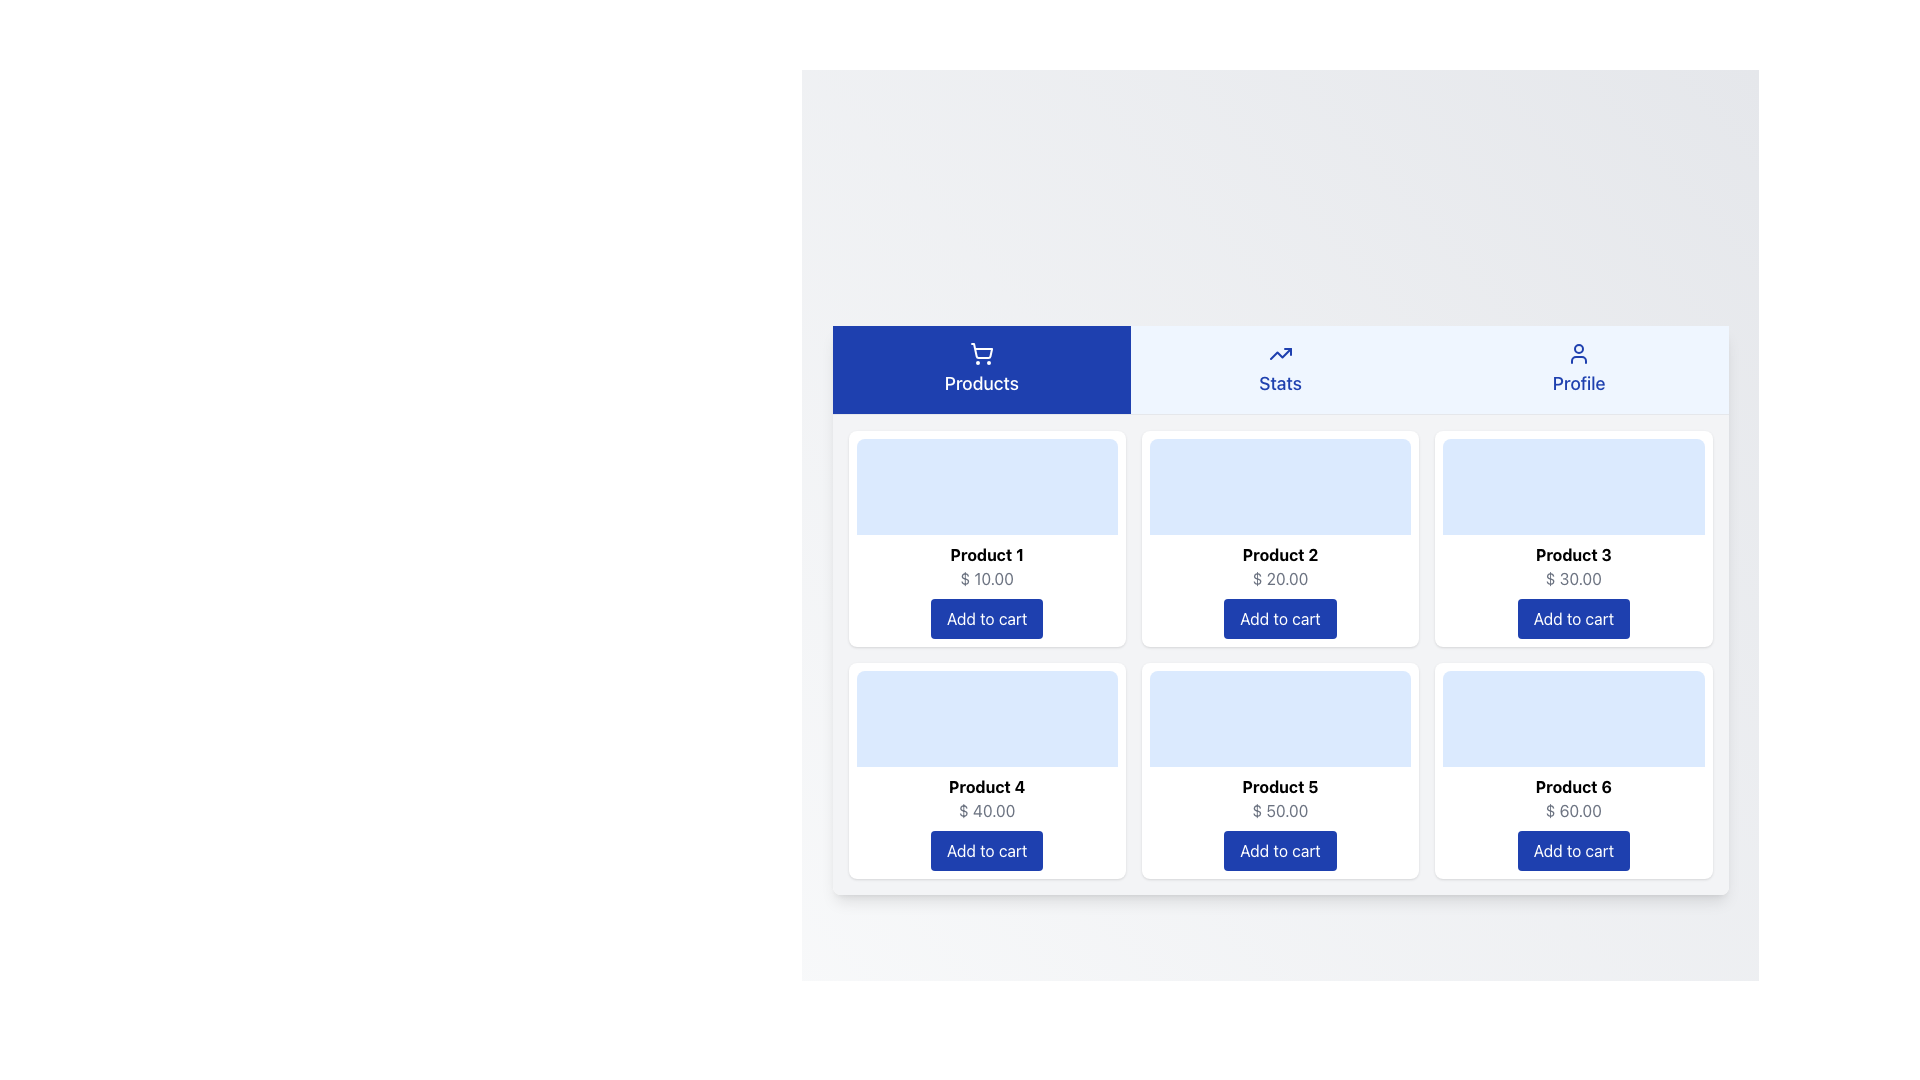 This screenshot has height=1080, width=1920. I want to click on the 'Add Product 3 to Cart' button located at the bottom of the top right card in a 3x2 grid layout, enabling keyboard navigation, so click(1572, 617).